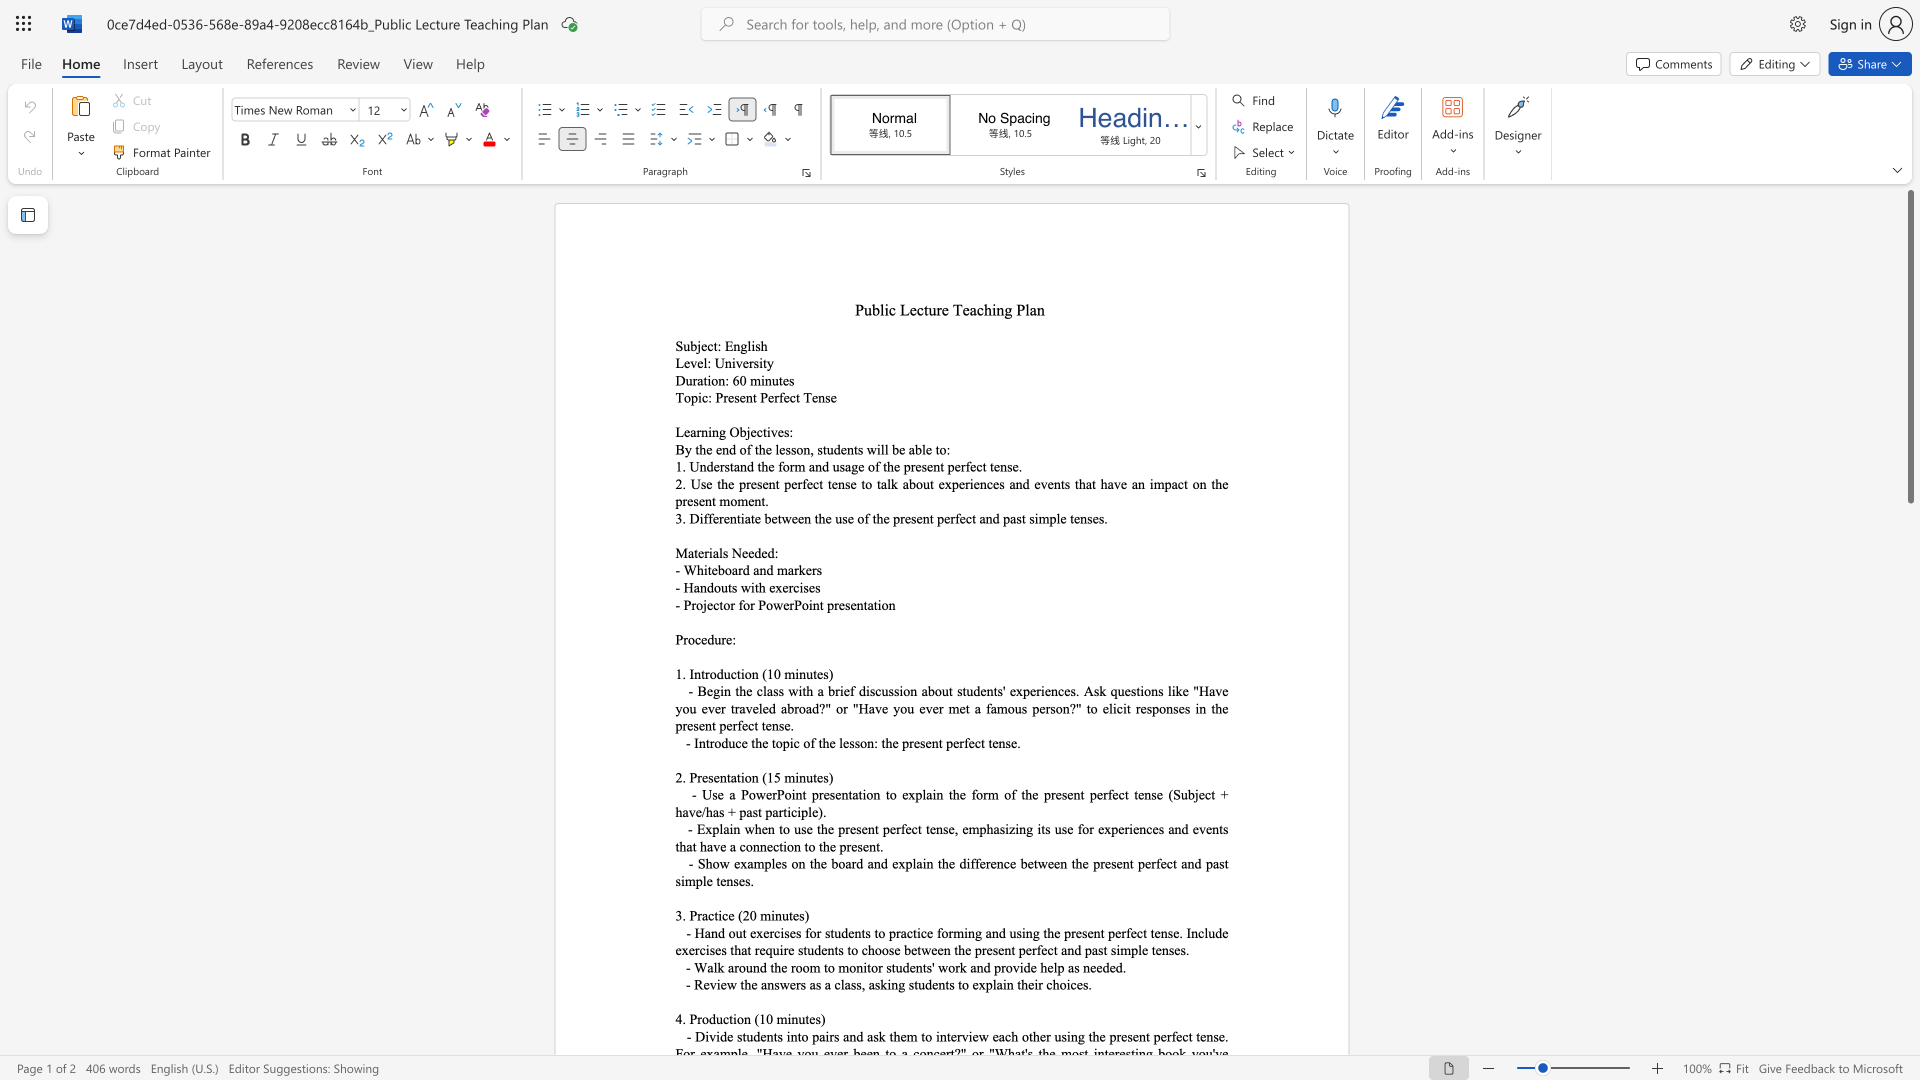 This screenshot has height=1080, width=1920. Describe the element at coordinates (1909, 940) in the screenshot. I see `the scrollbar on the side` at that location.